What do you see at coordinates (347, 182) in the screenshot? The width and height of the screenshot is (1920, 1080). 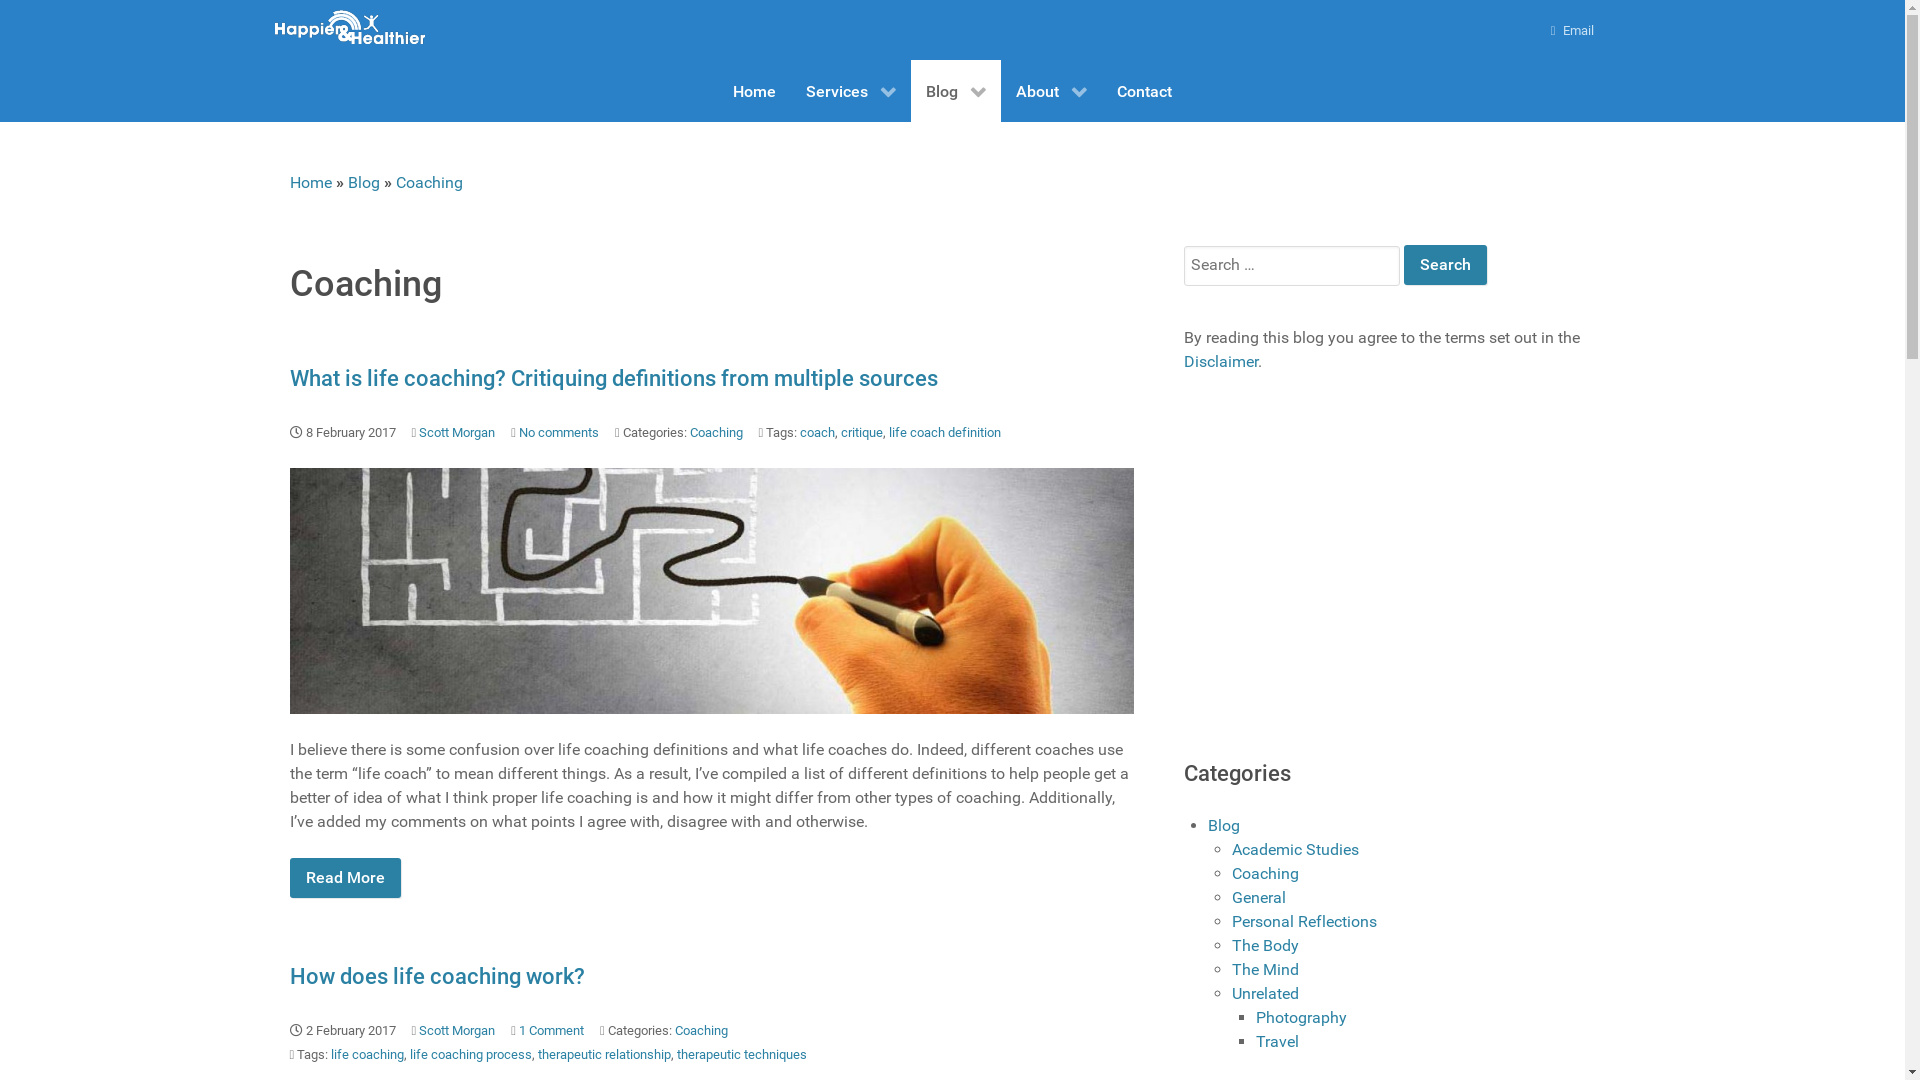 I see `'Blog'` at bounding box center [347, 182].